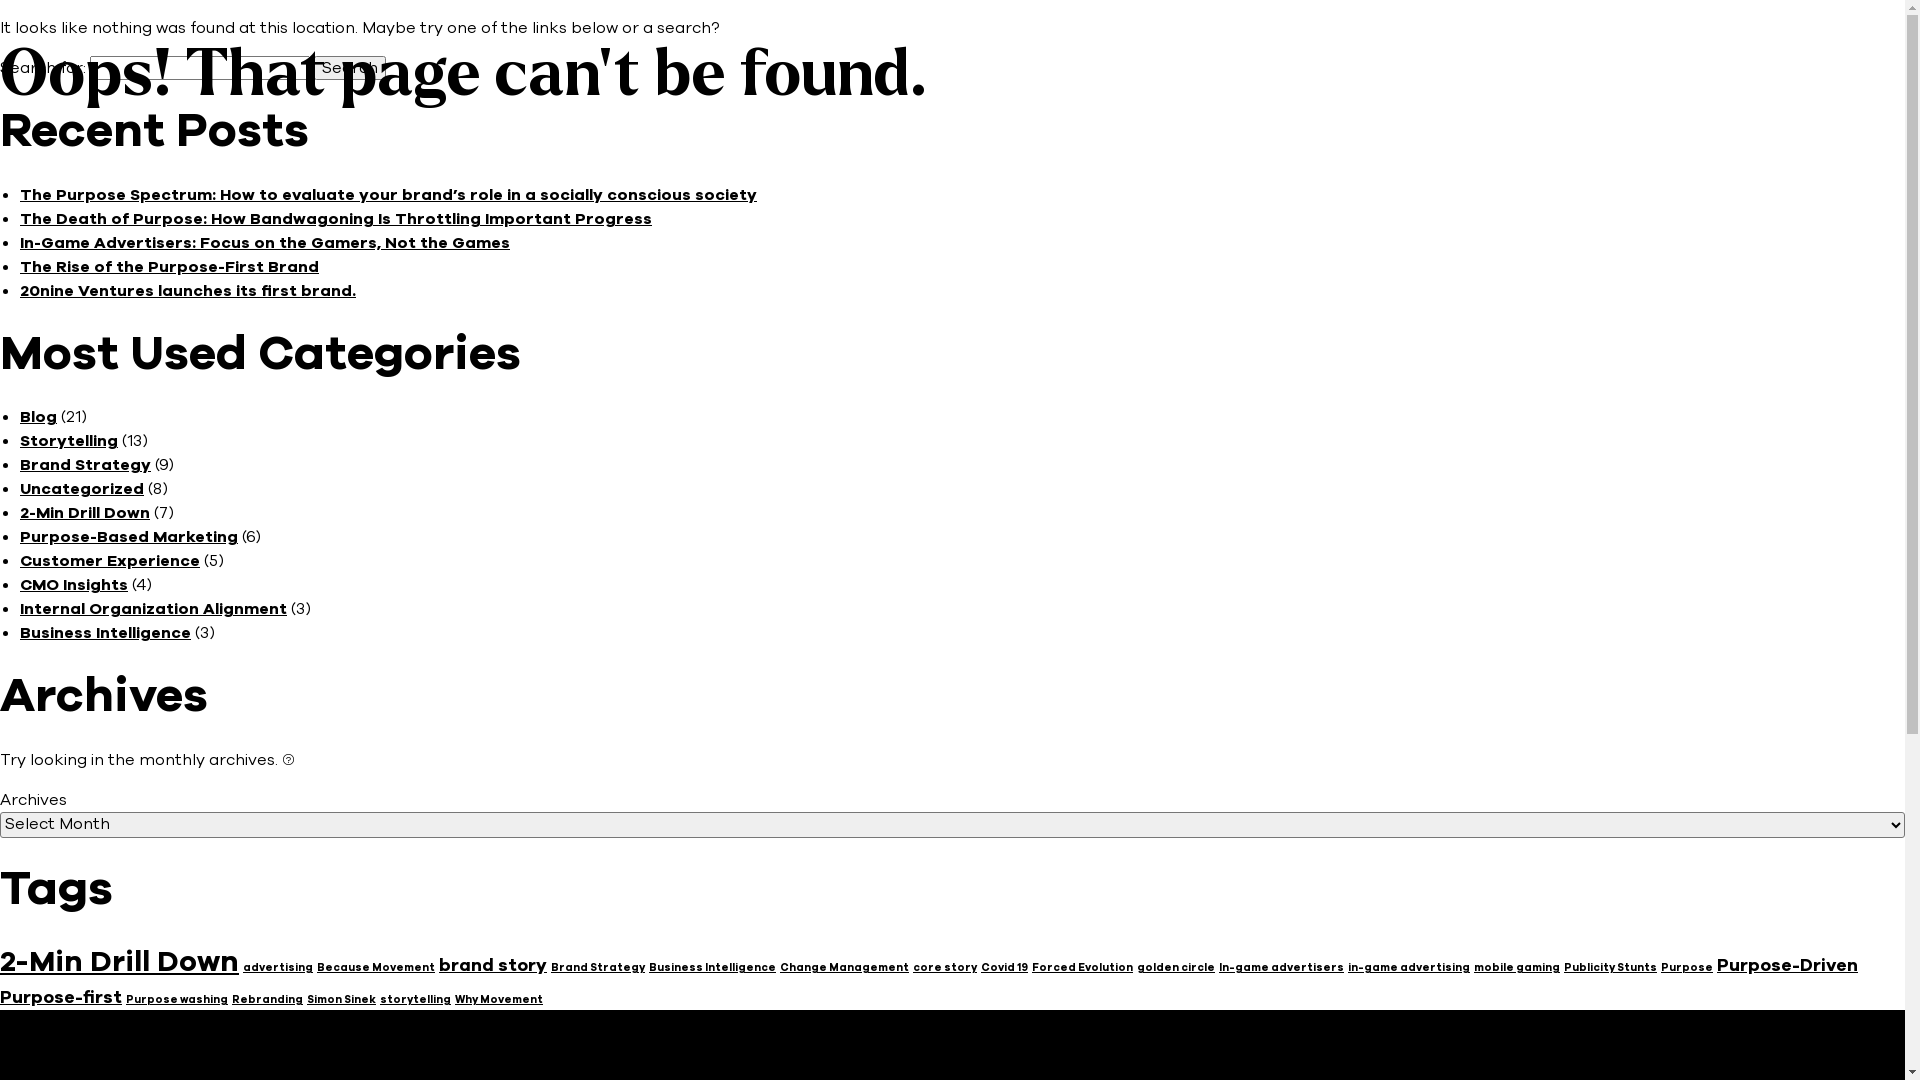 This screenshot has width=1920, height=1080. I want to click on 'Brand Strategy', so click(84, 465).